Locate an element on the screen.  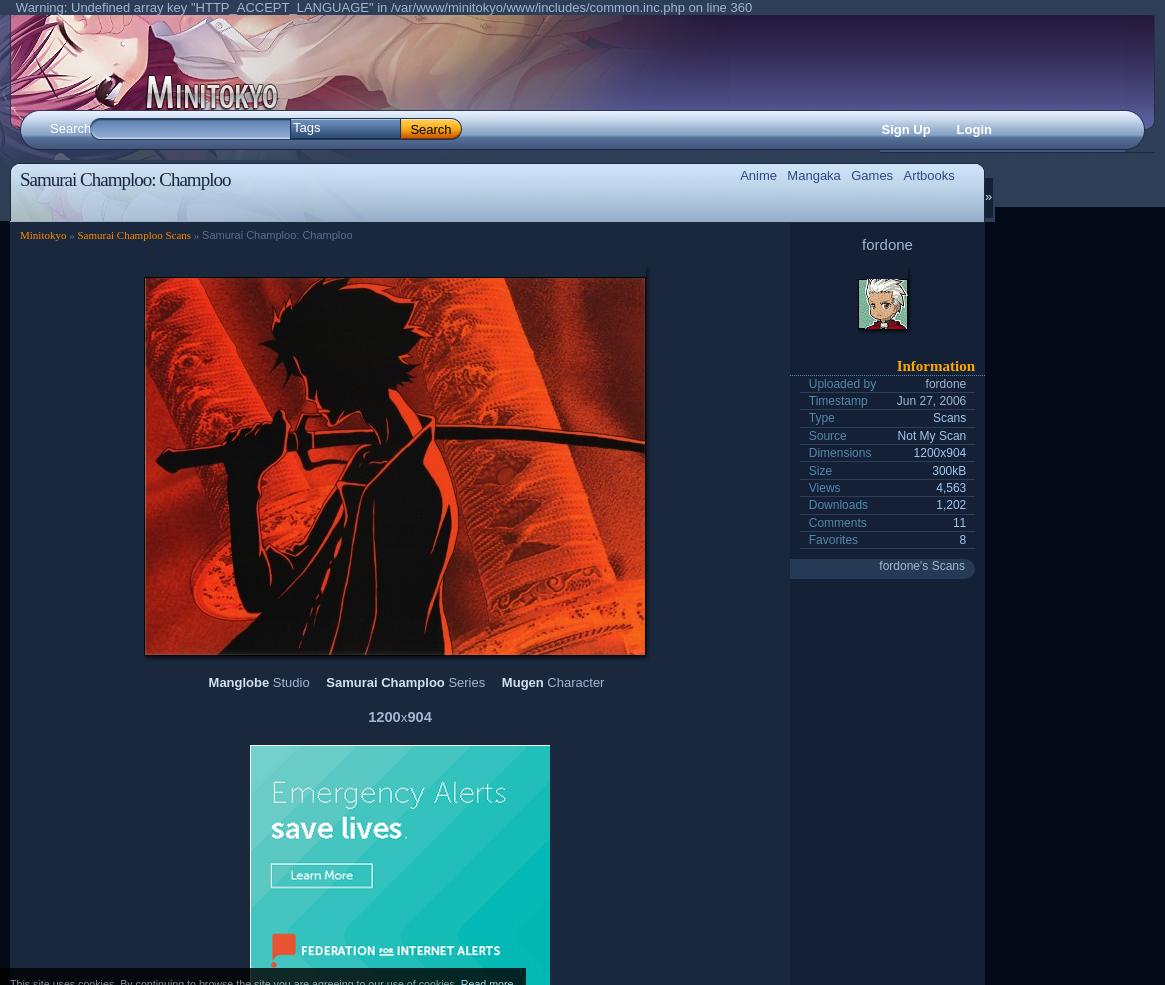
'904' is located at coordinates (418, 716).